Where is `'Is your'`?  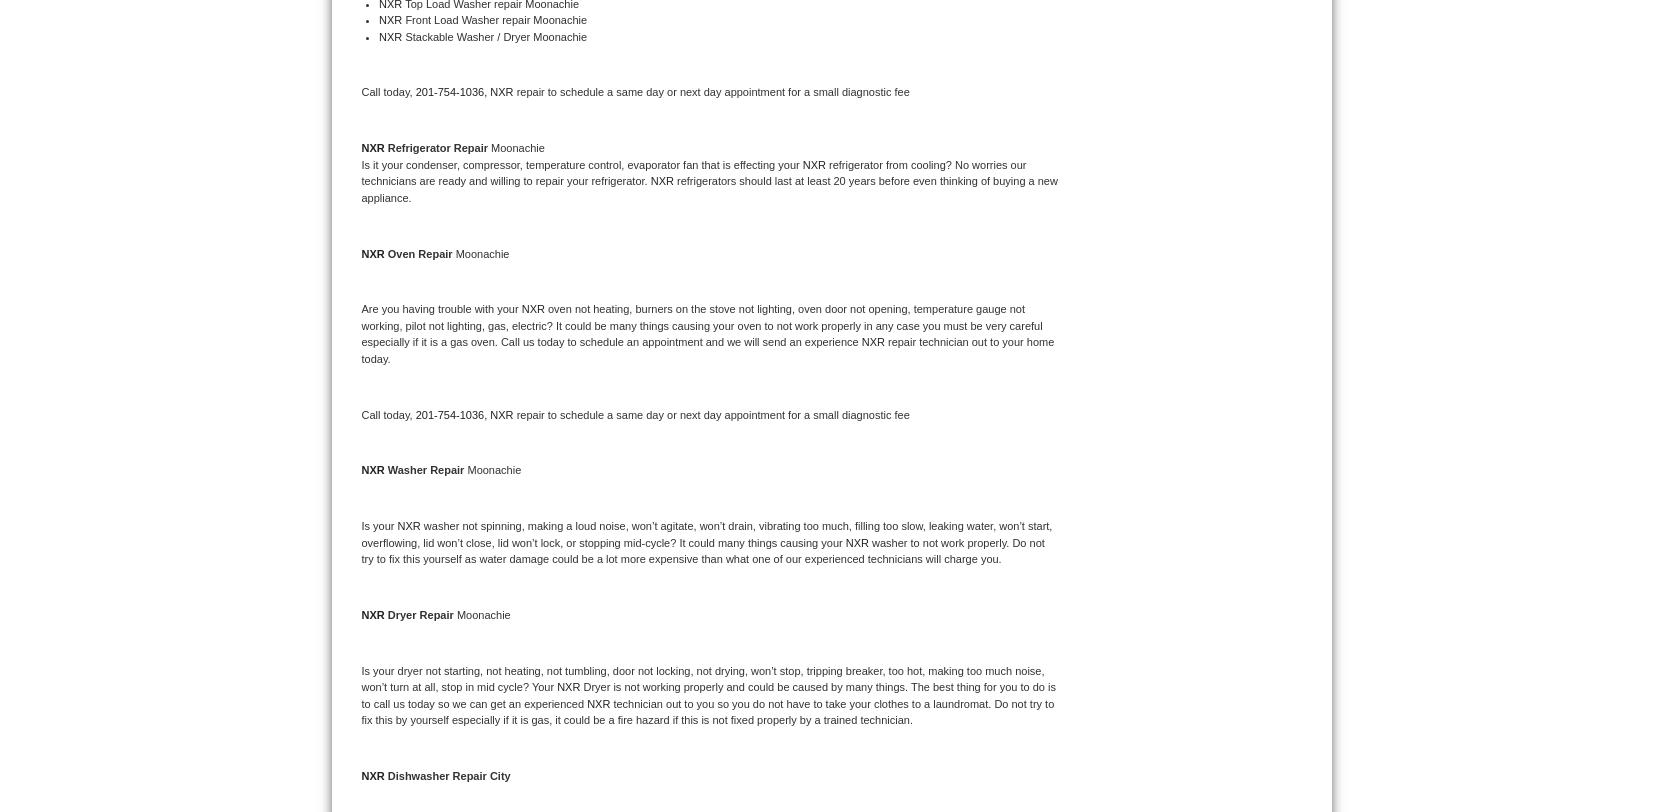 'Is your' is located at coordinates (377, 526).